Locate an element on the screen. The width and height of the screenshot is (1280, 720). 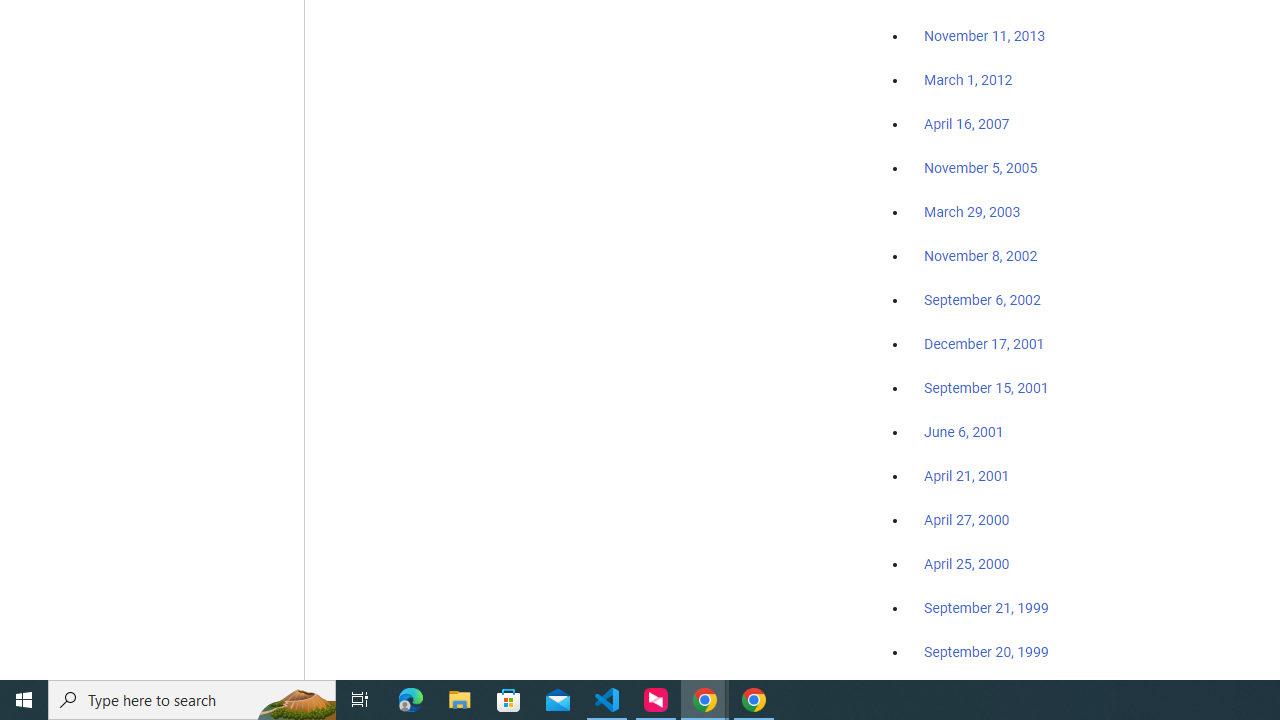
'November 8, 2002' is located at coordinates (981, 255).